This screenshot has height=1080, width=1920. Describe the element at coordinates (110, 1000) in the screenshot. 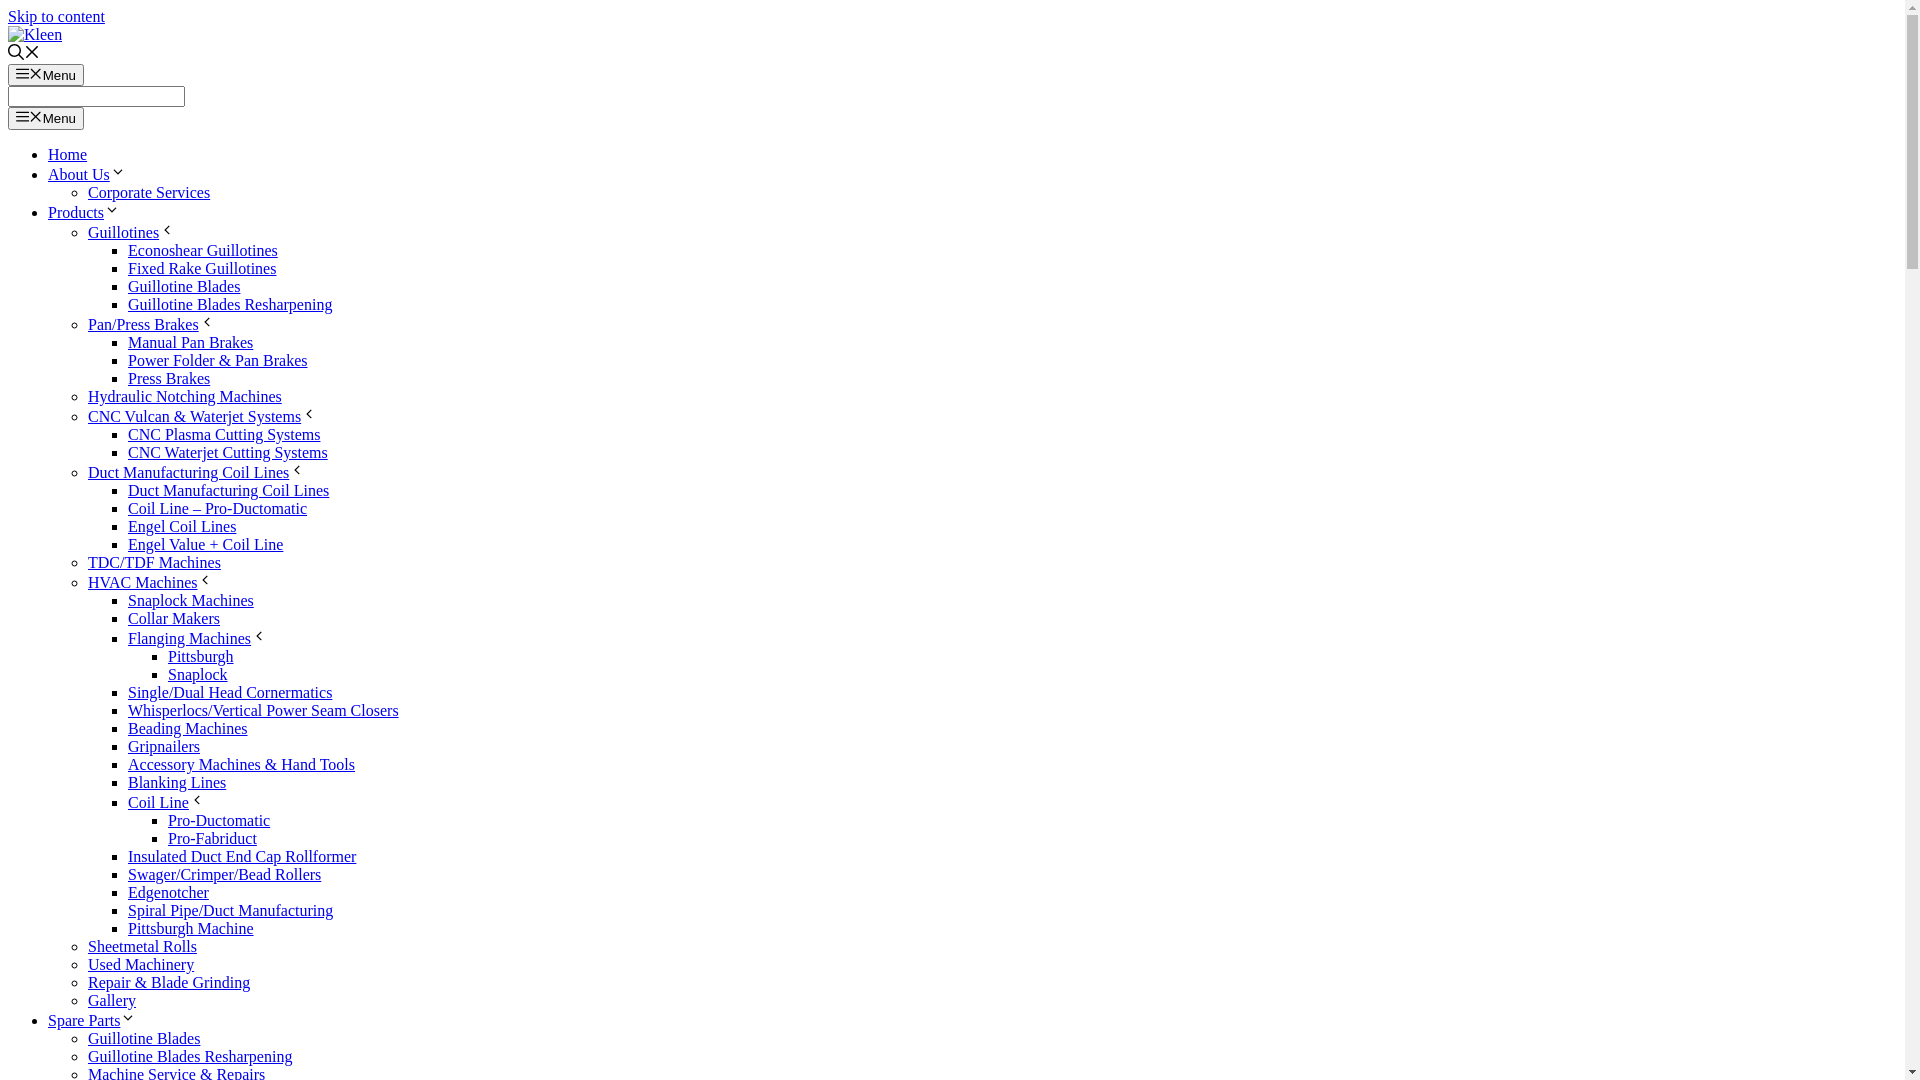

I see `'Gallery'` at that location.